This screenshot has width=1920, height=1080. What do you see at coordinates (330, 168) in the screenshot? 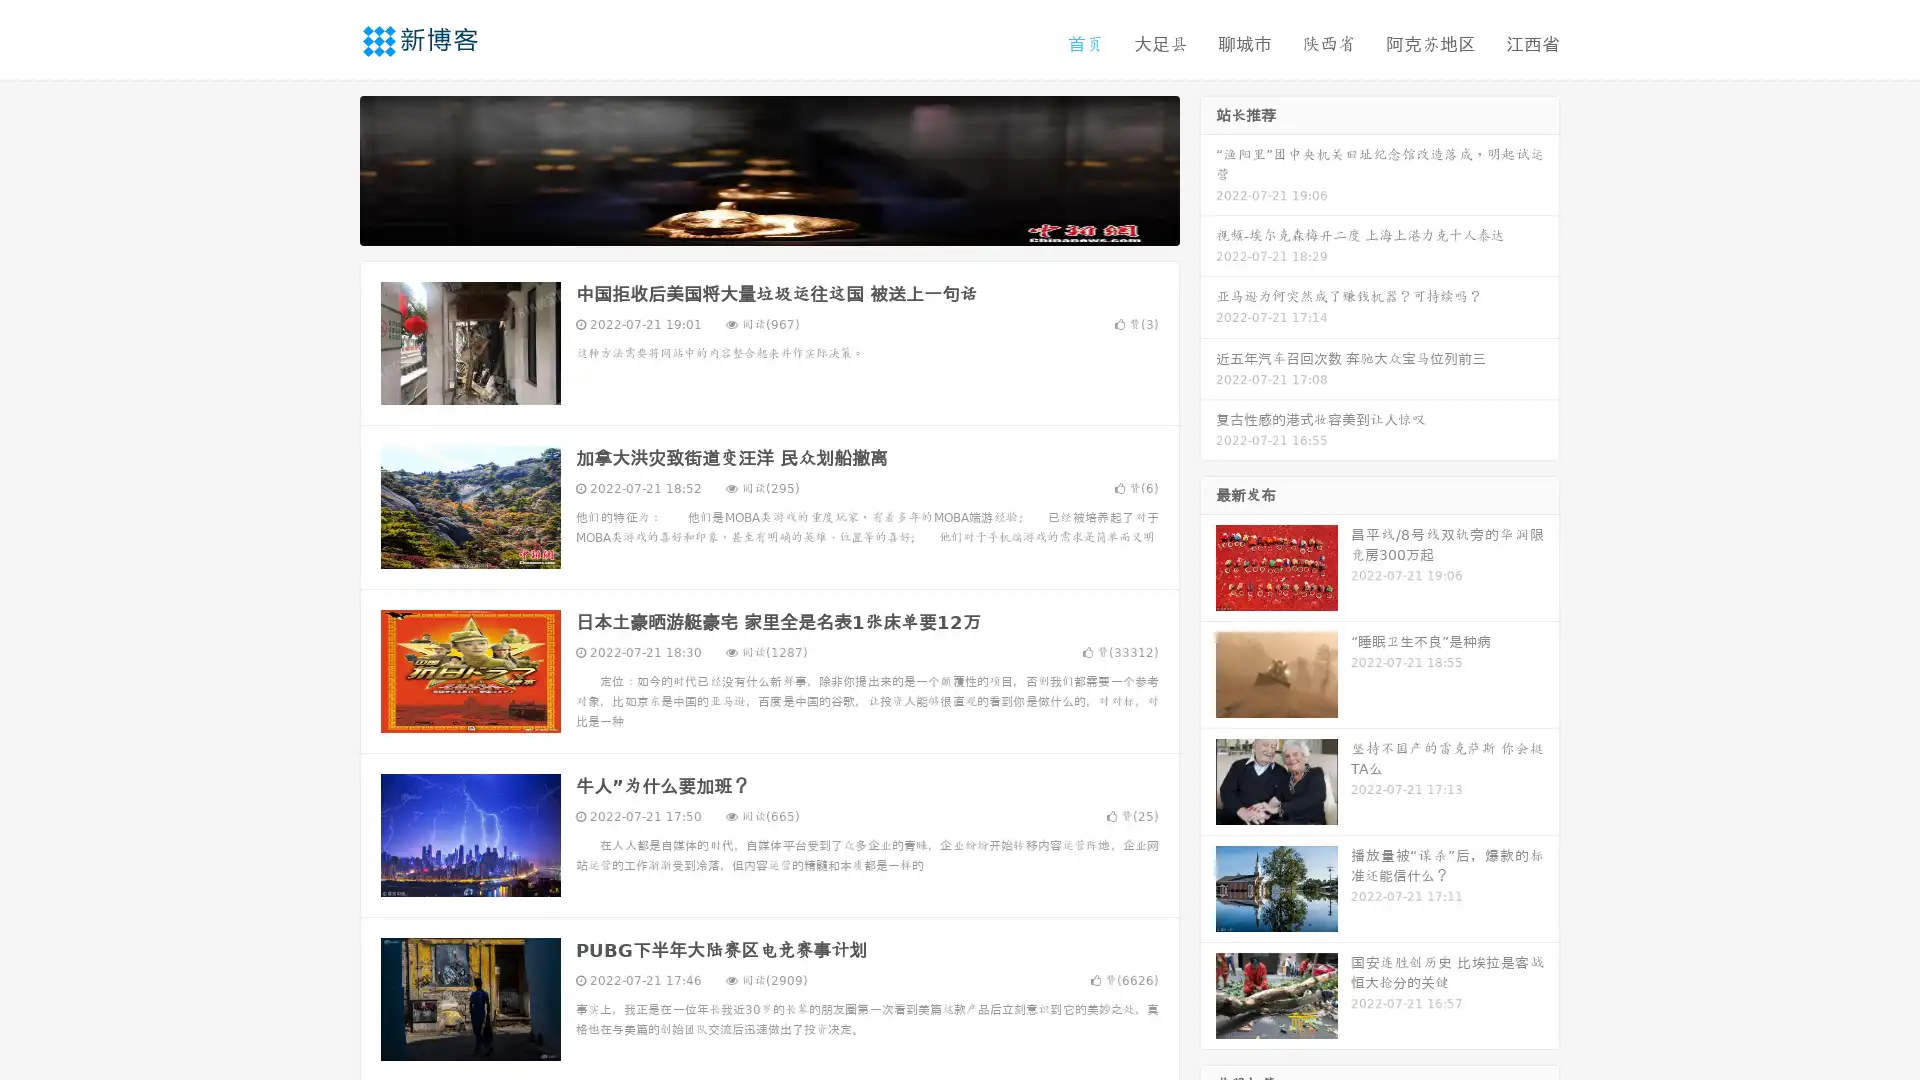
I see `Previous slide` at bounding box center [330, 168].